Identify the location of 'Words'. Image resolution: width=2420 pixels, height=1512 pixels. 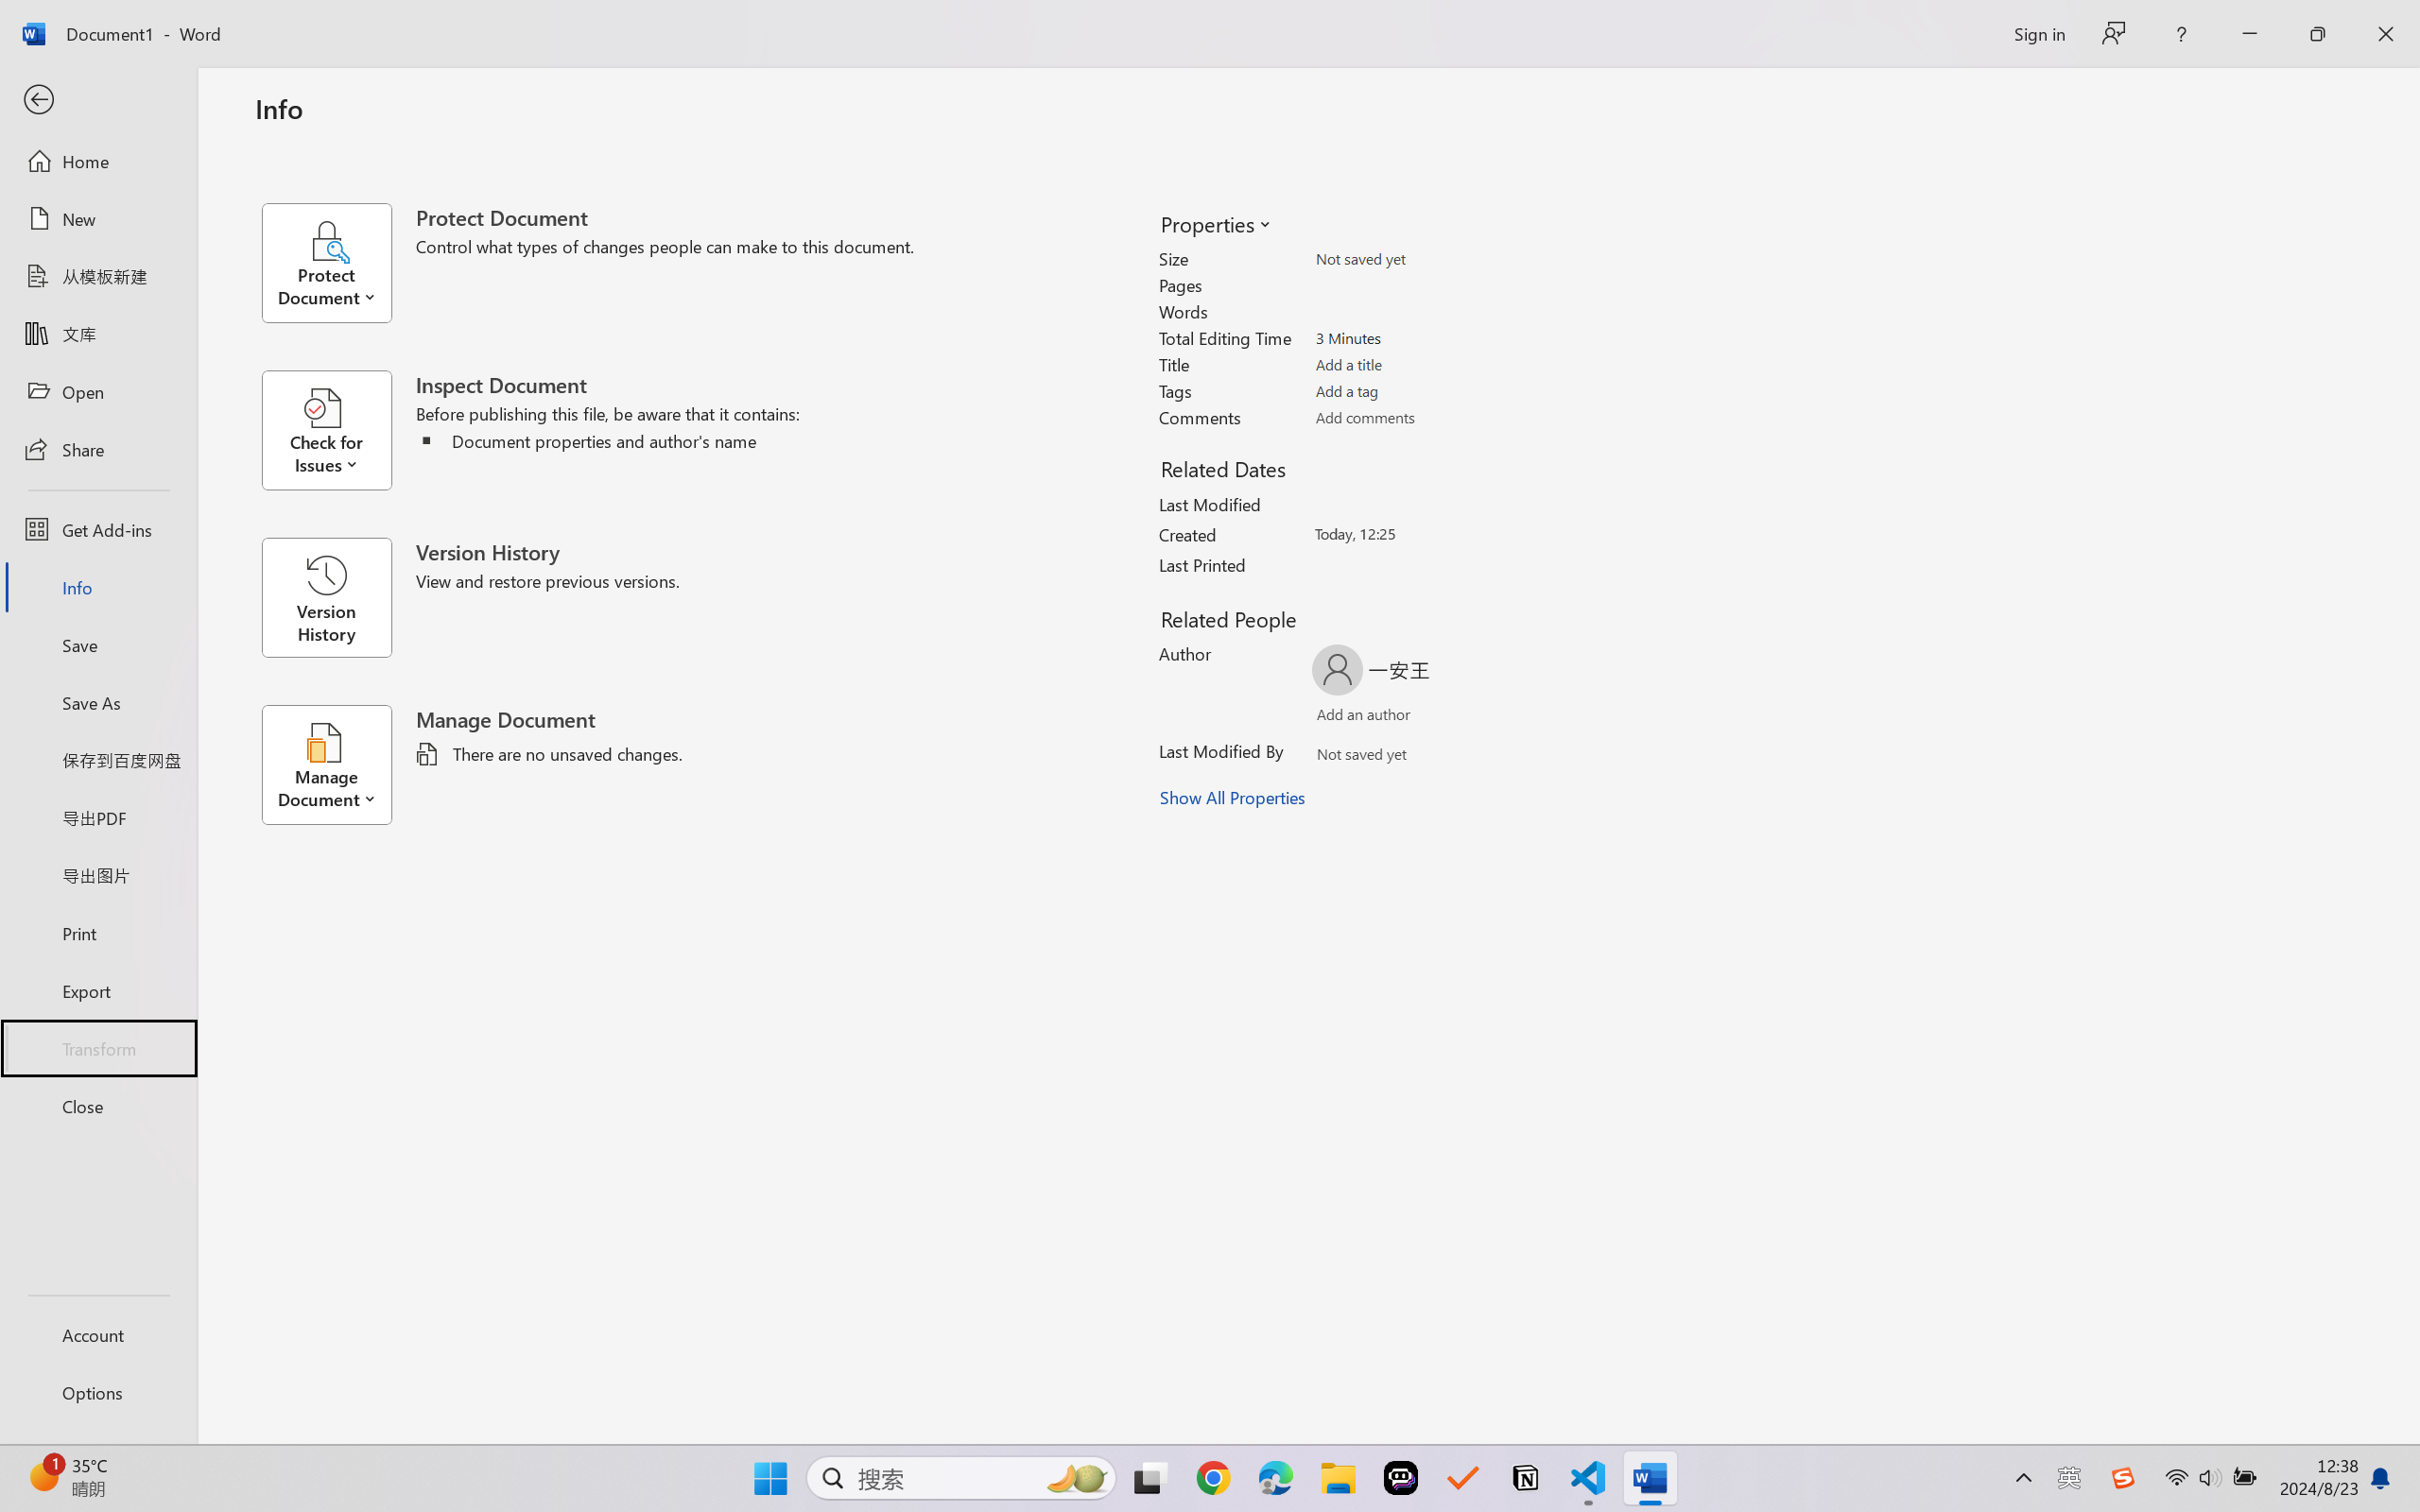
(1426, 311).